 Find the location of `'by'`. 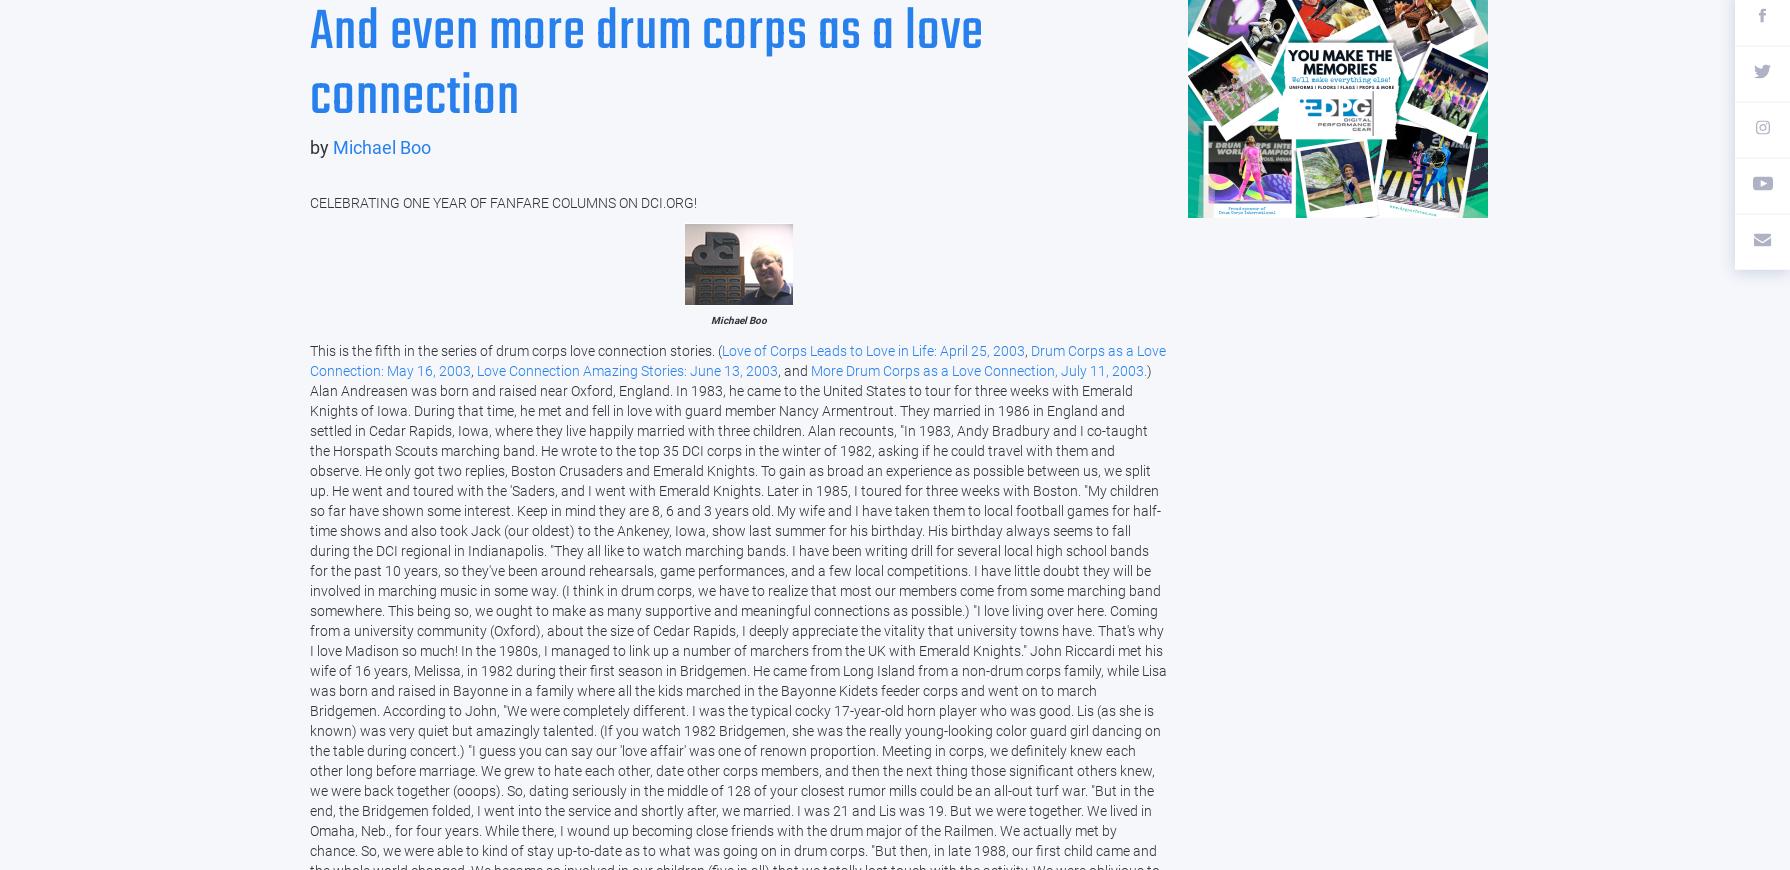

'by' is located at coordinates (310, 146).